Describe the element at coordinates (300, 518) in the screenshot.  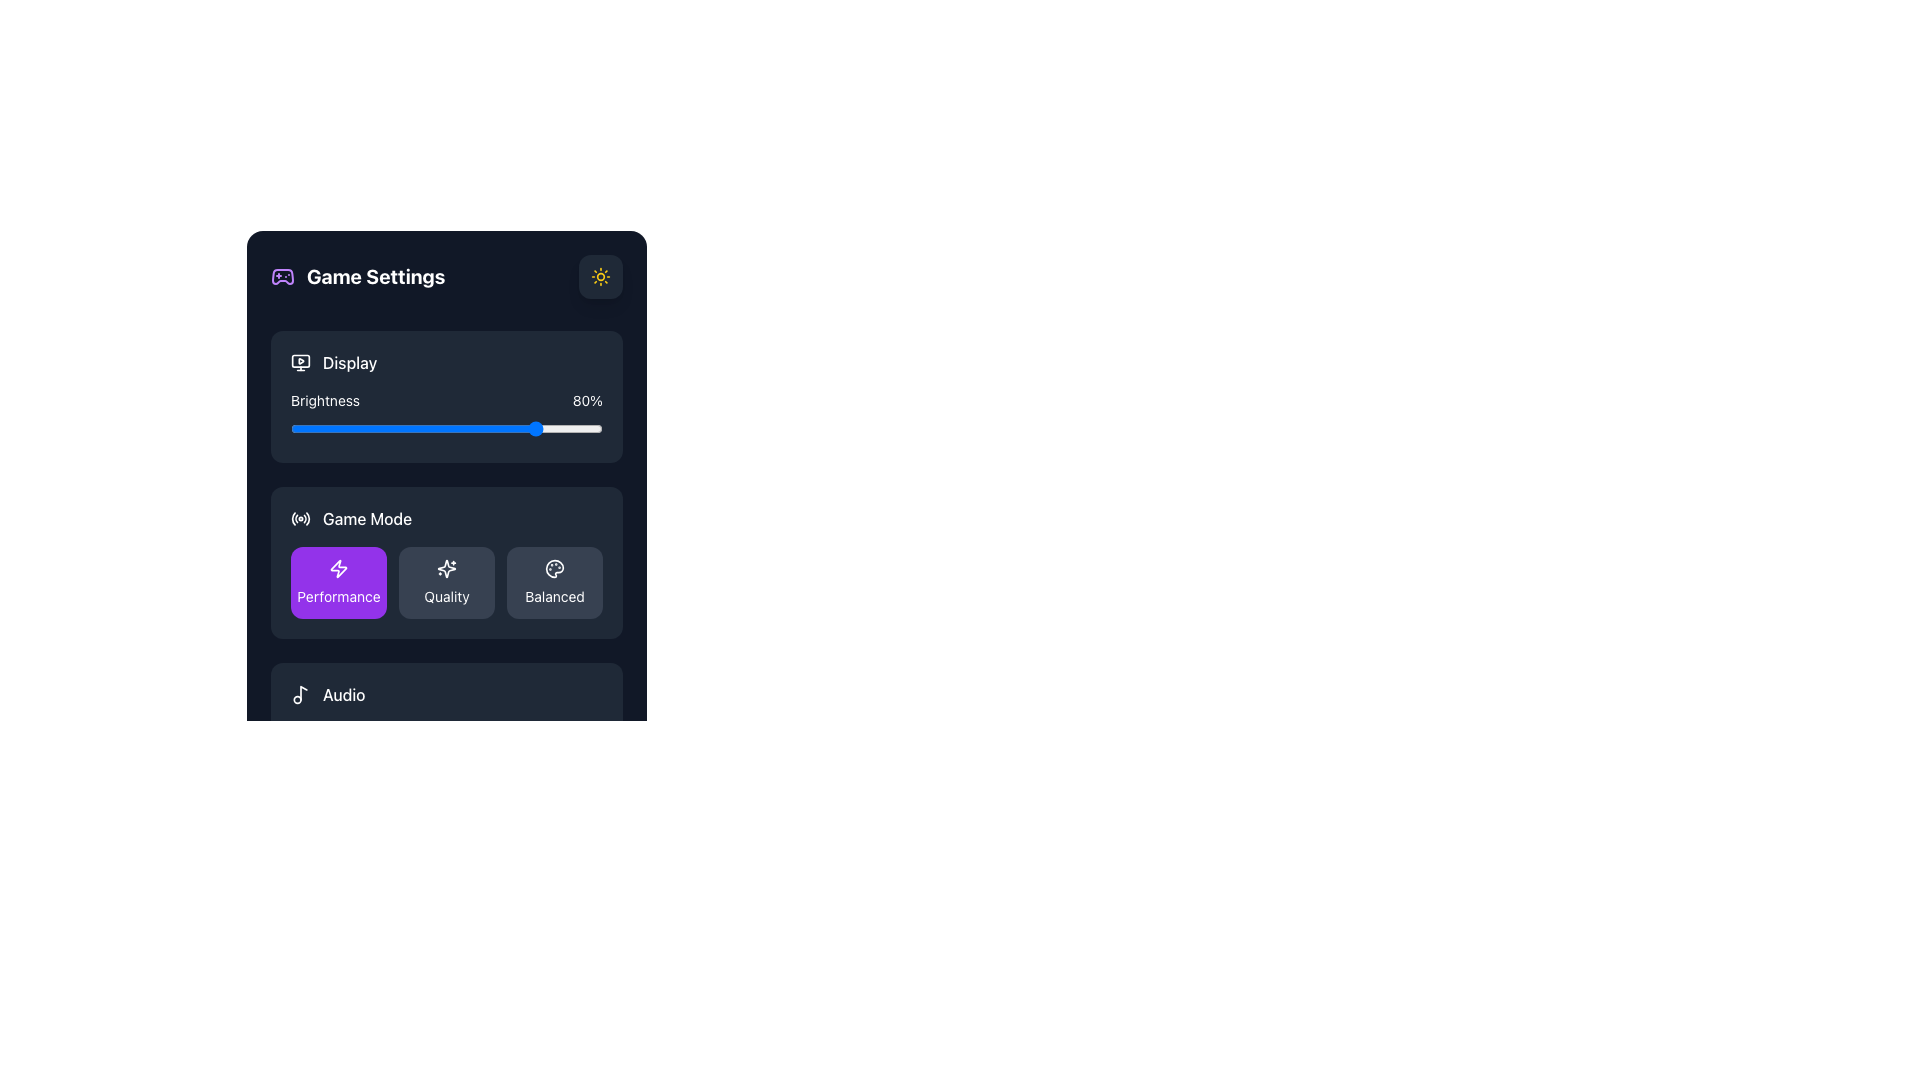
I see `the icon representing a radio signal in the 'Game Mode' section of the 'Game Settings', which indicates the active state or mode` at that location.